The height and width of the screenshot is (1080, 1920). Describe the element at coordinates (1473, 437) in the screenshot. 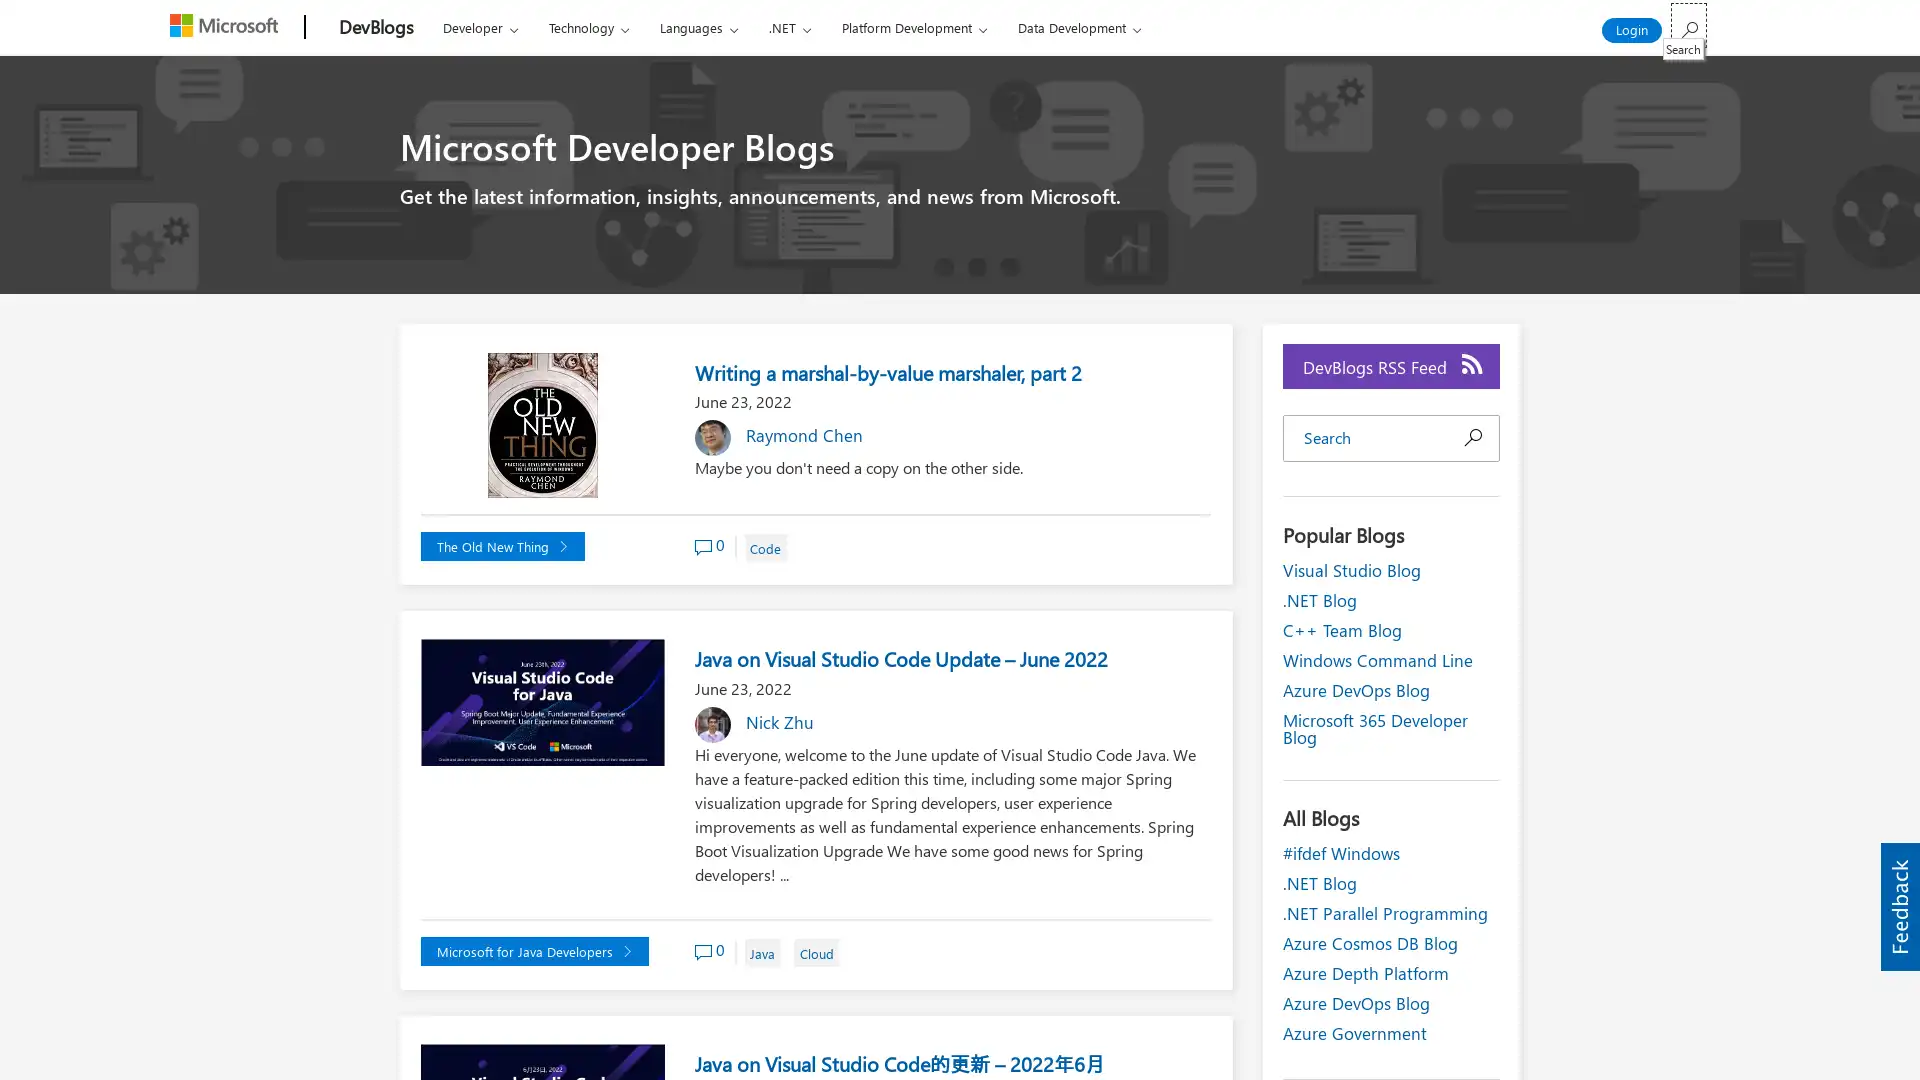

I see `Search` at that location.